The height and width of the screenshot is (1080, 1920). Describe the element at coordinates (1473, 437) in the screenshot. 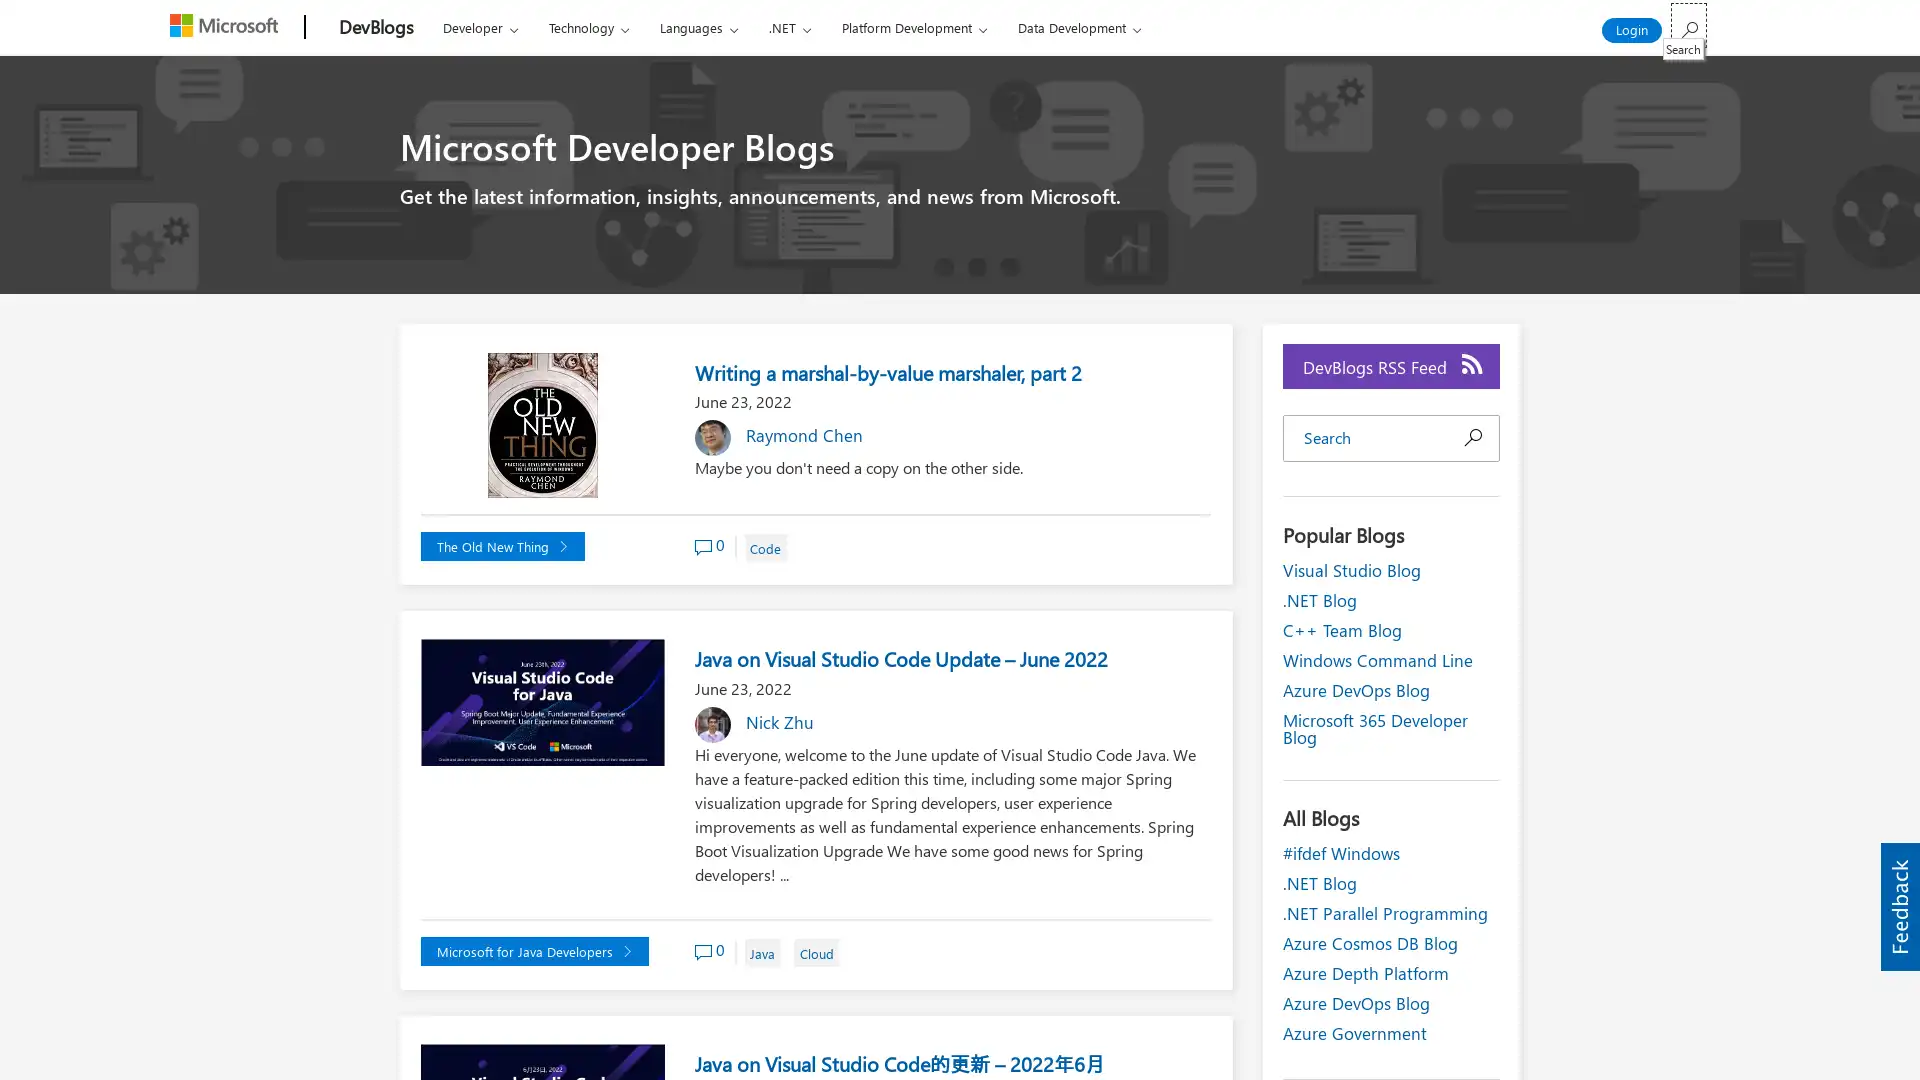

I see `Search` at that location.